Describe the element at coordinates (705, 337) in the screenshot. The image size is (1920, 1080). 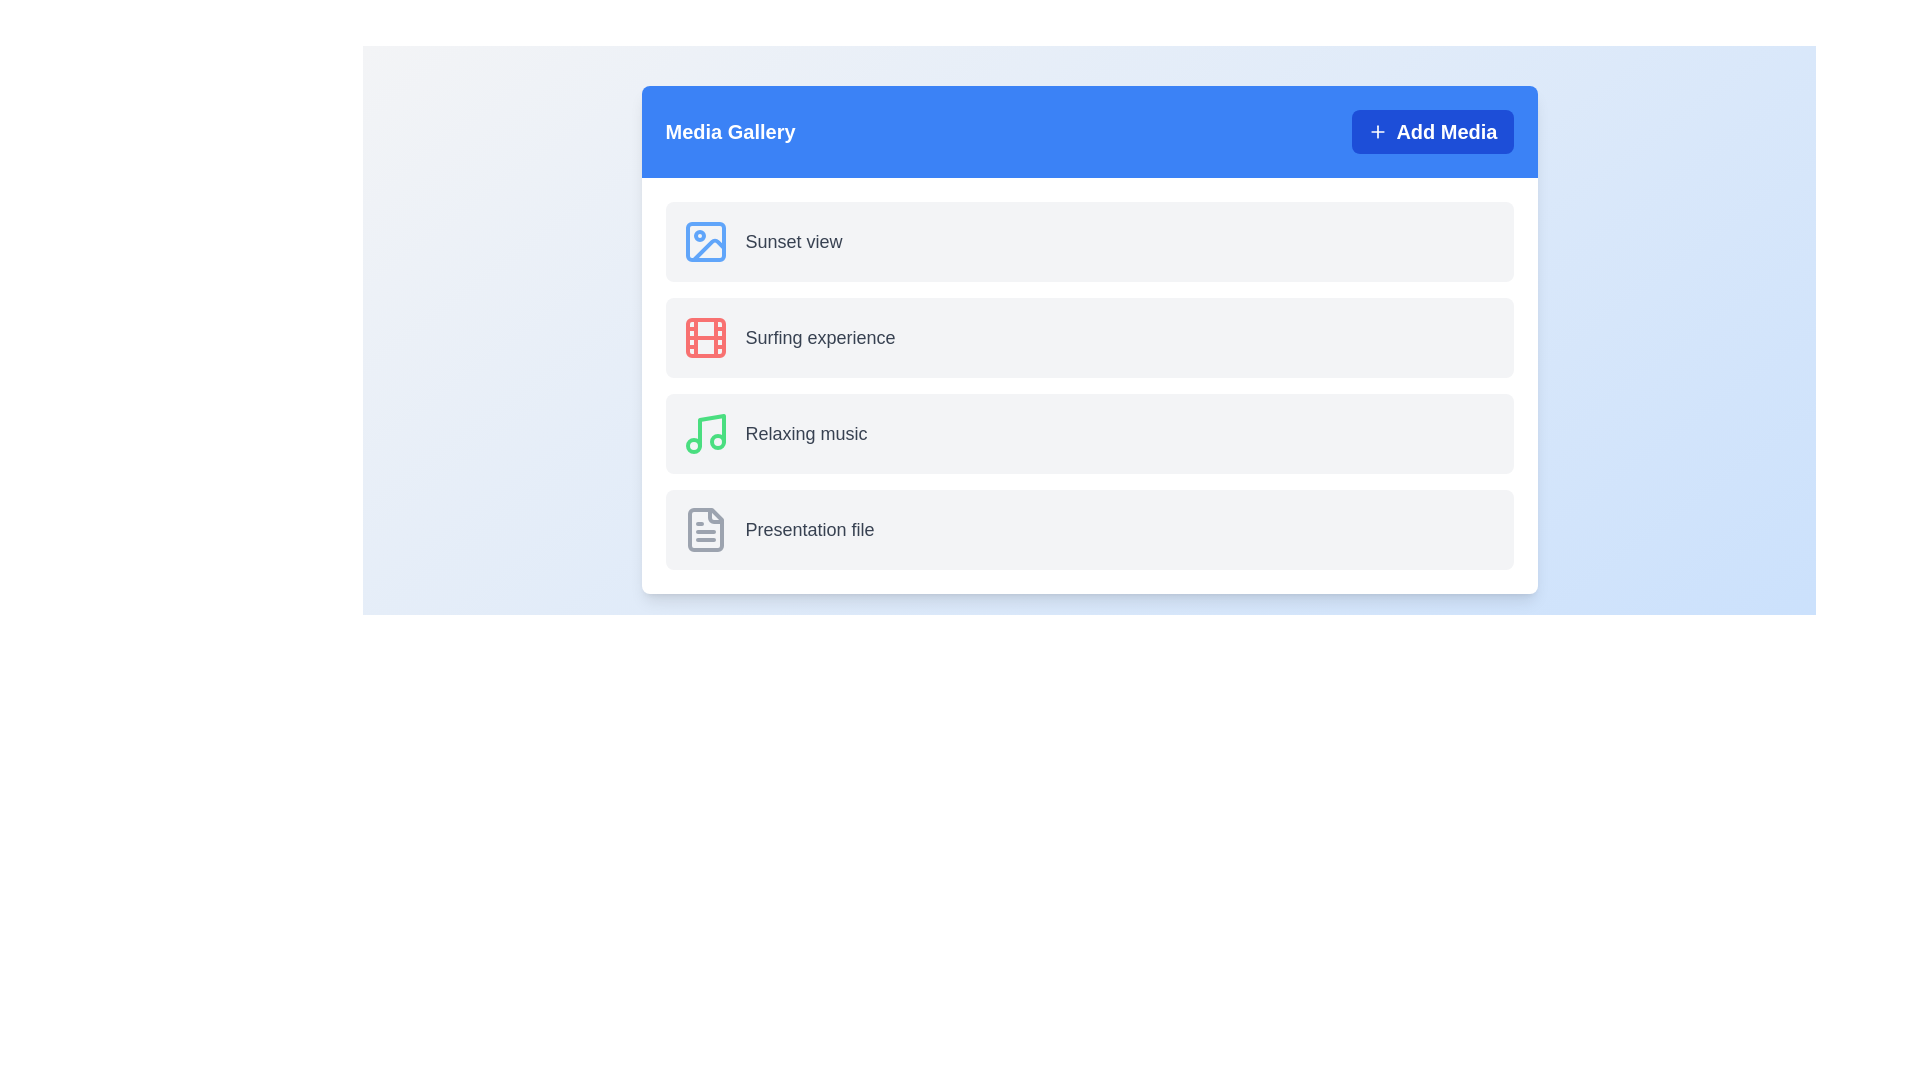
I see `the central rectangular component of the film strip icon associated with the 'Surfing experience' entry in the 'Media Gallery' interface` at that location.